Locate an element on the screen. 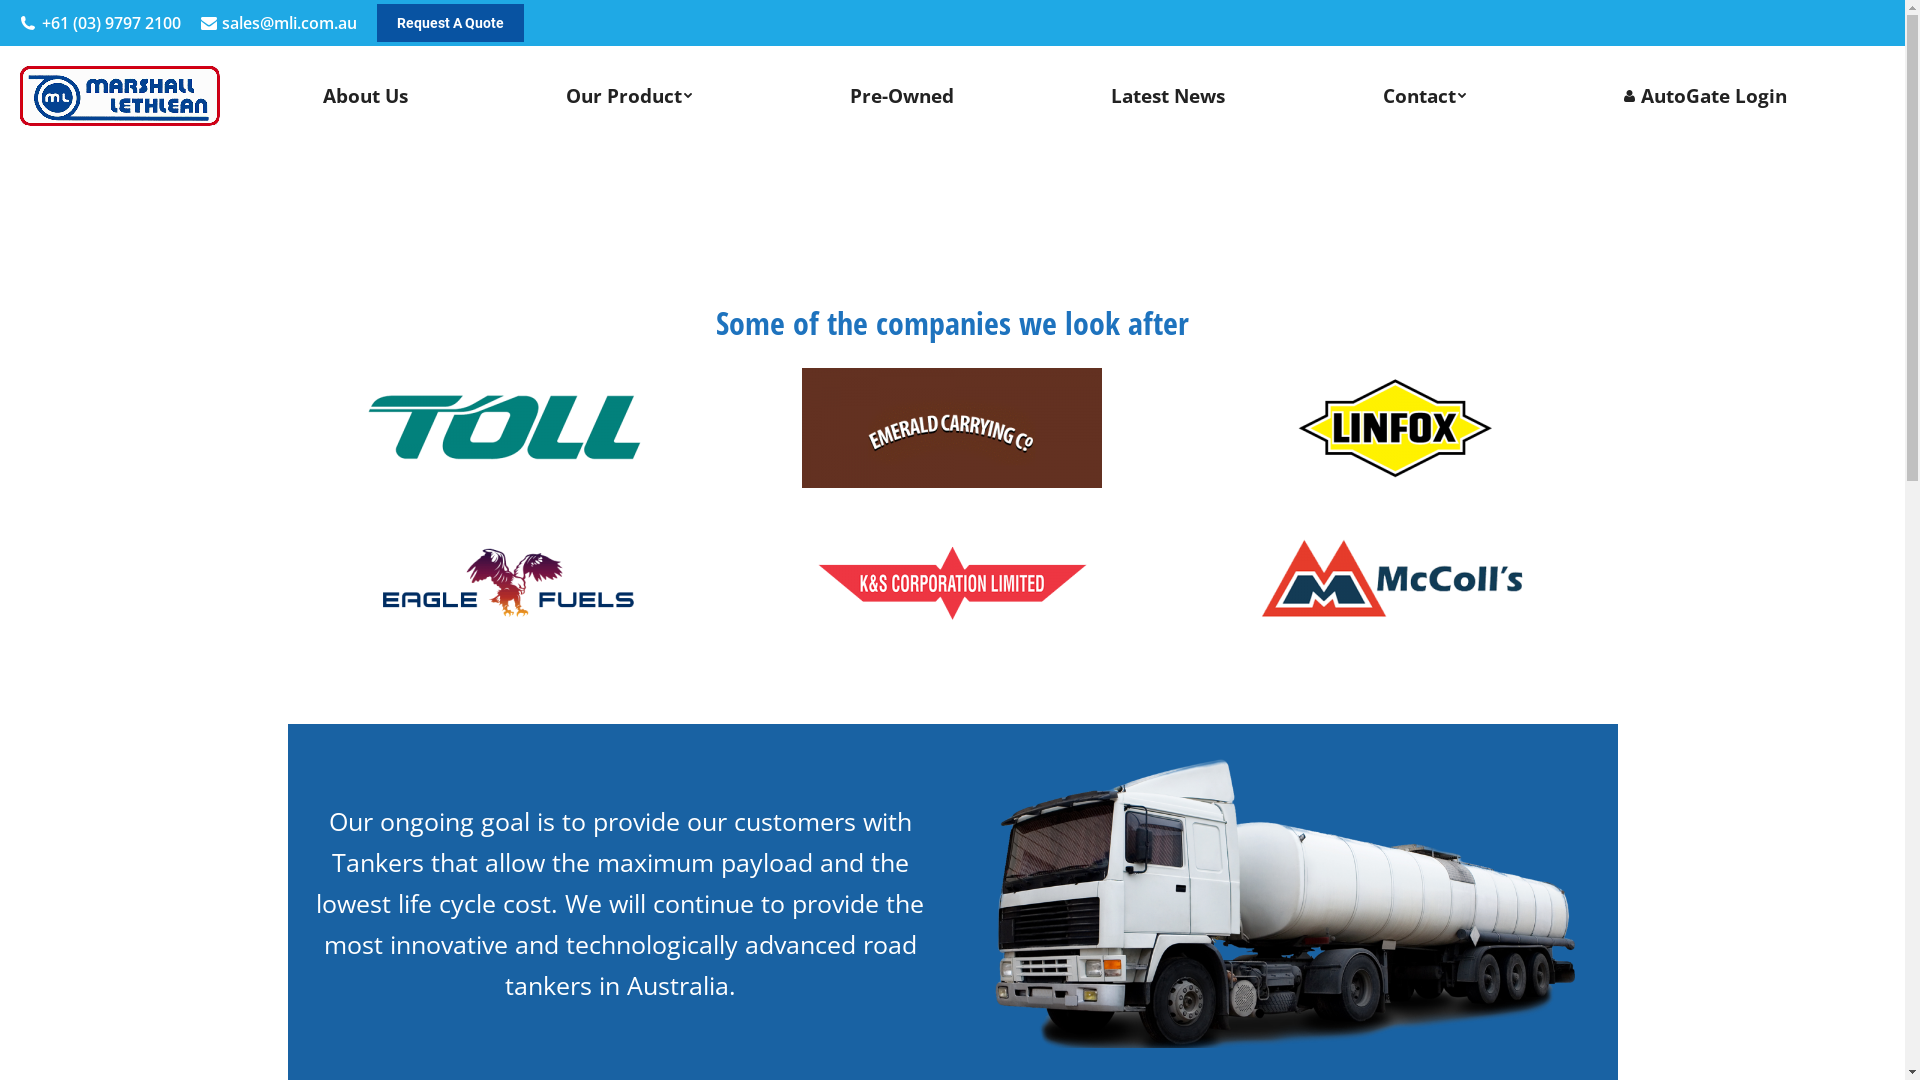  'Our Product' is located at coordinates (628, 96).